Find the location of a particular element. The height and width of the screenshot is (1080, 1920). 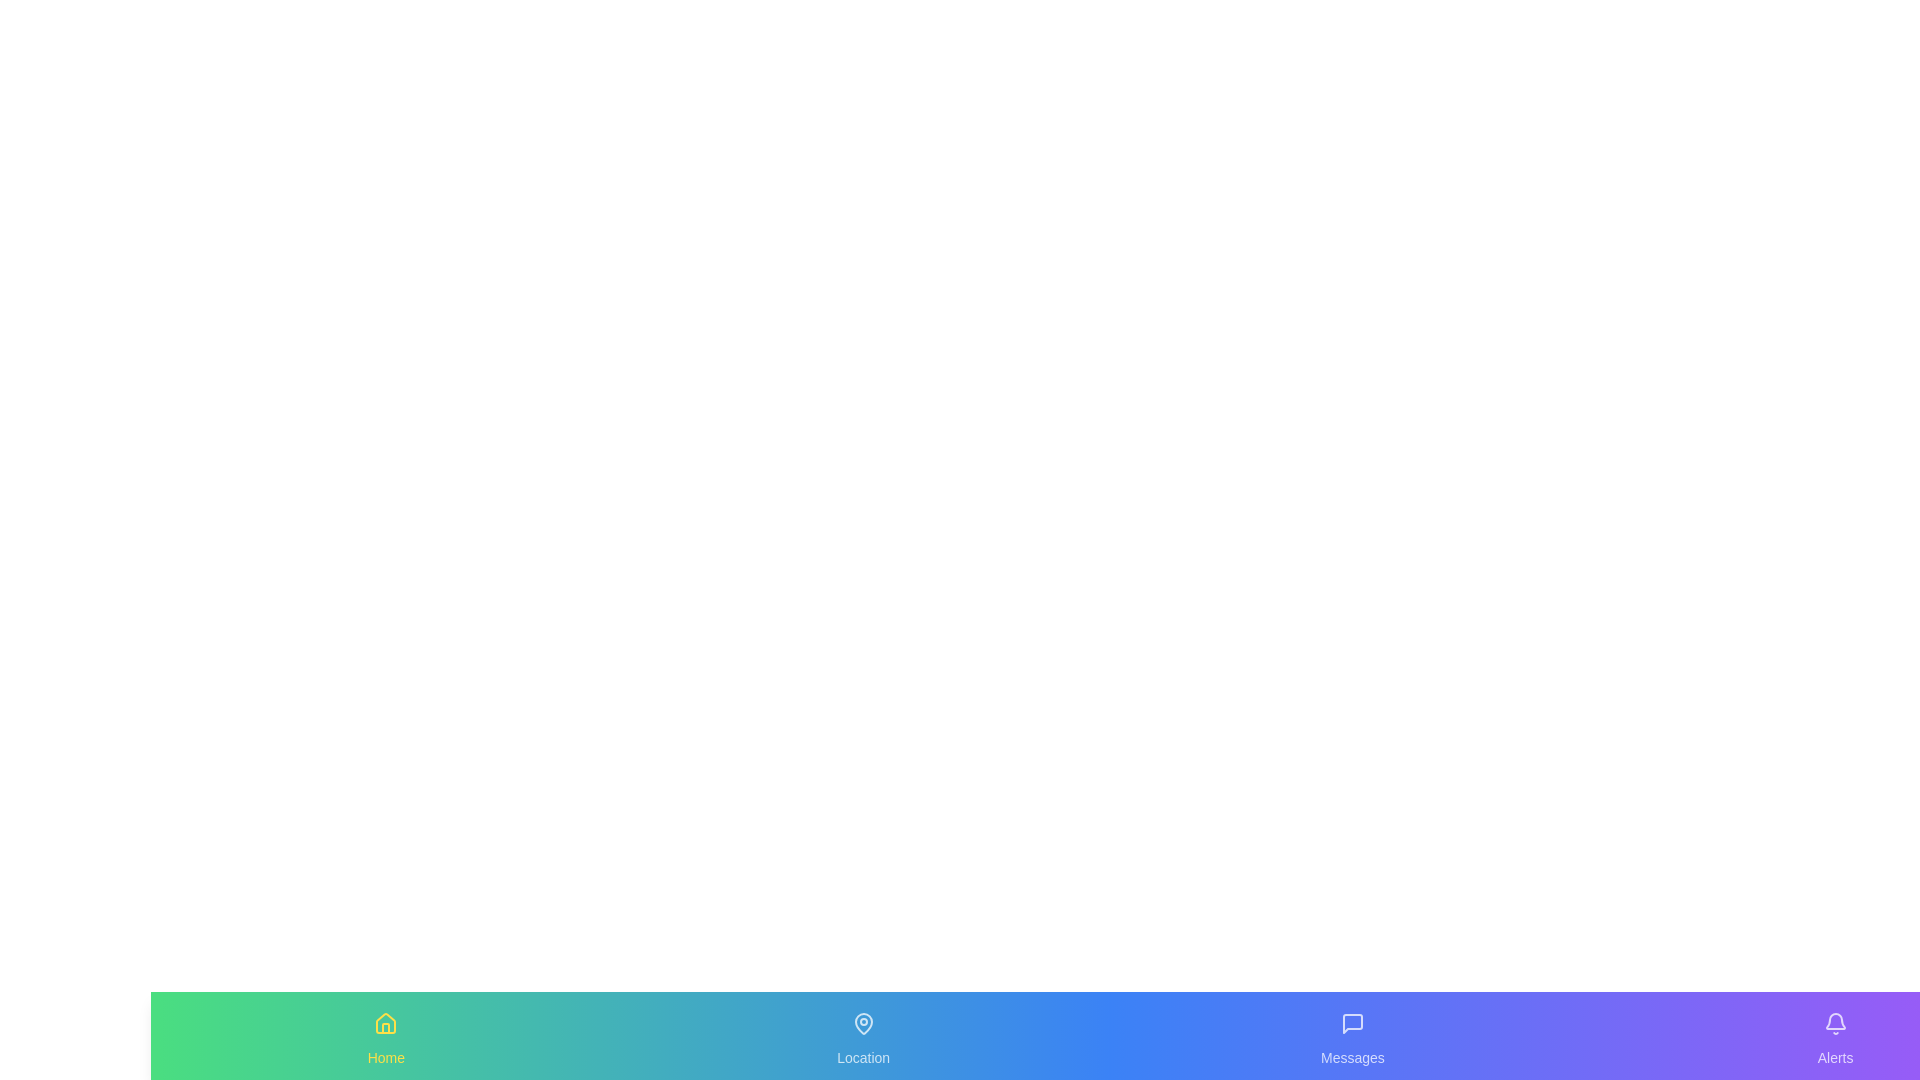

the Alerts tab by clicking on its icon or label is located at coordinates (1834, 1035).